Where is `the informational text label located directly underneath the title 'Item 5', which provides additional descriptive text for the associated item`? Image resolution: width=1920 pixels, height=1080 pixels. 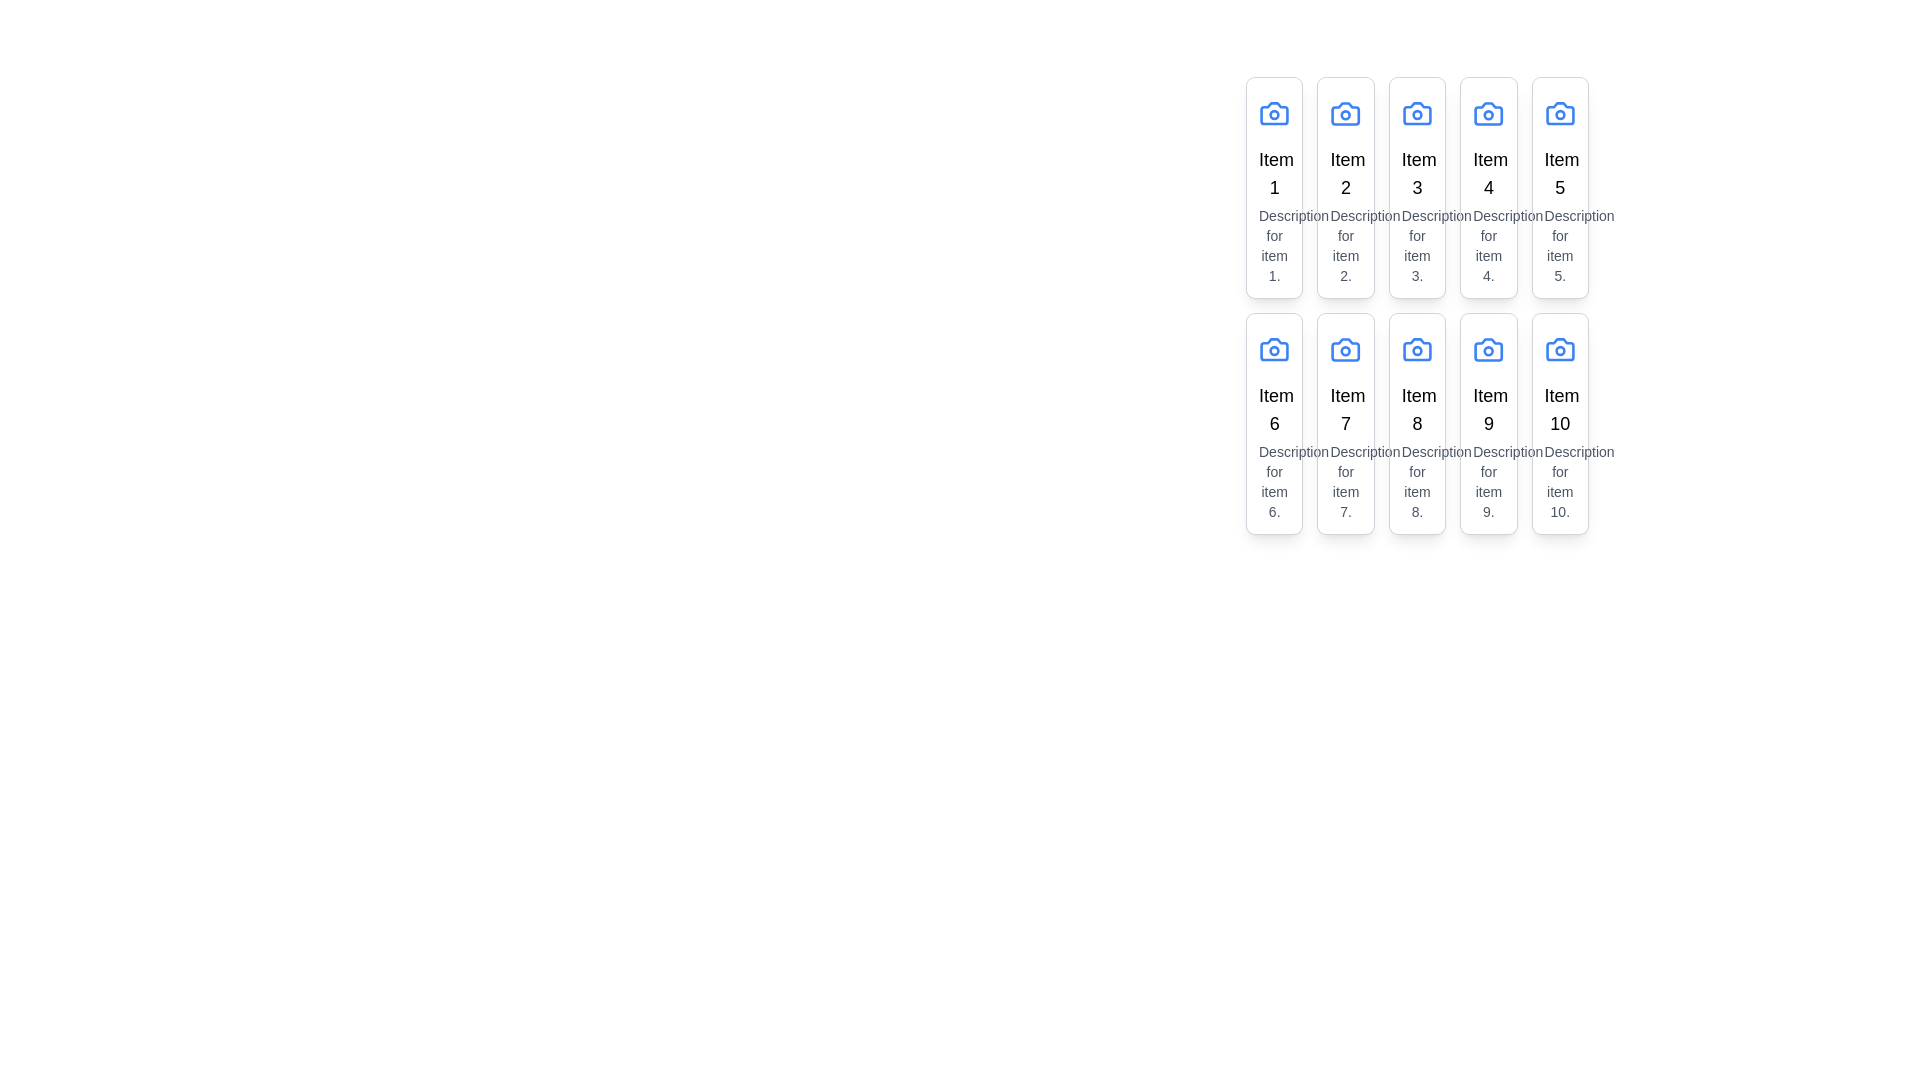 the informational text label located directly underneath the title 'Item 5', which provides additional descriptive text for the associated item is located at coordinates (1559, 245).